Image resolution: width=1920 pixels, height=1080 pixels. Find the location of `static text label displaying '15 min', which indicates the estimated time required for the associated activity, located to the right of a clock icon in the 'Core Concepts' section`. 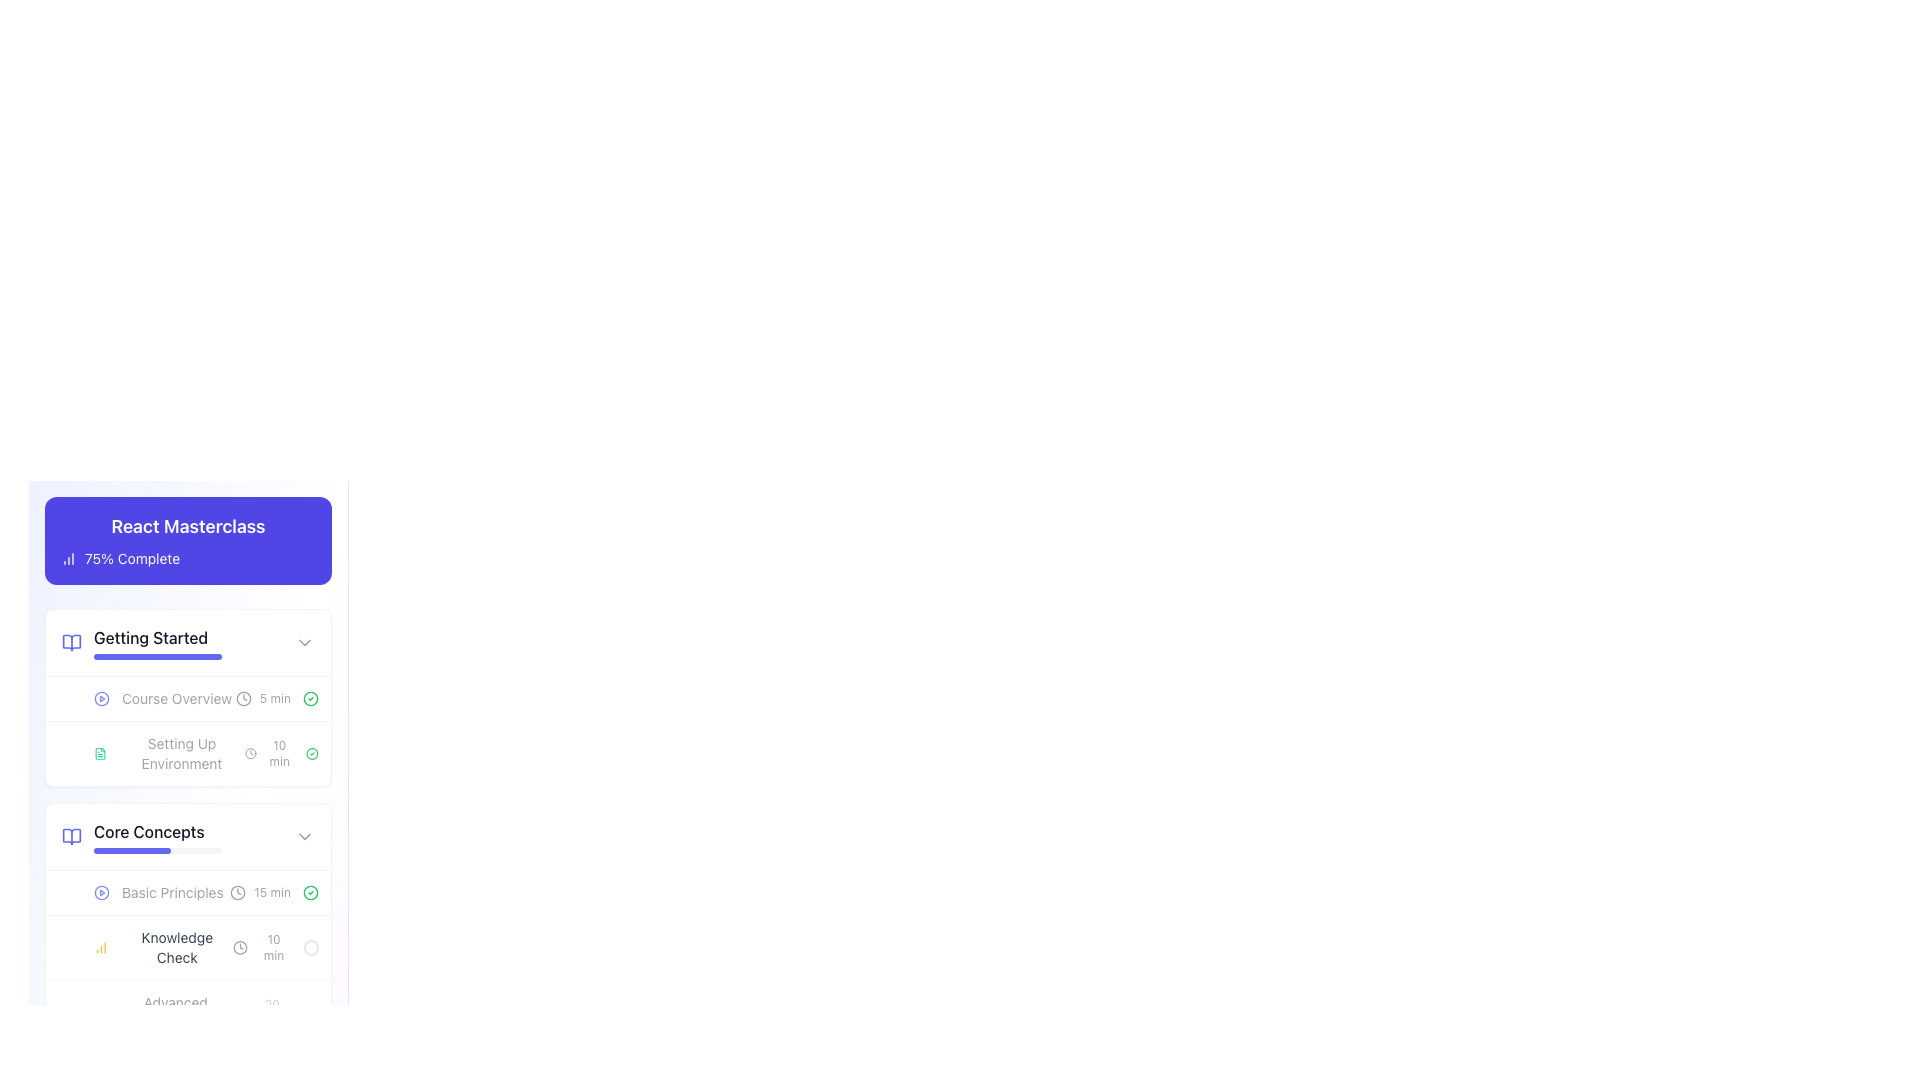

static text label displaying '15 min', which indicates the estimated time required for the associated activity, located to the right of a clock icon in the 'Core Concepts' section is located at coordinates (271, 892).